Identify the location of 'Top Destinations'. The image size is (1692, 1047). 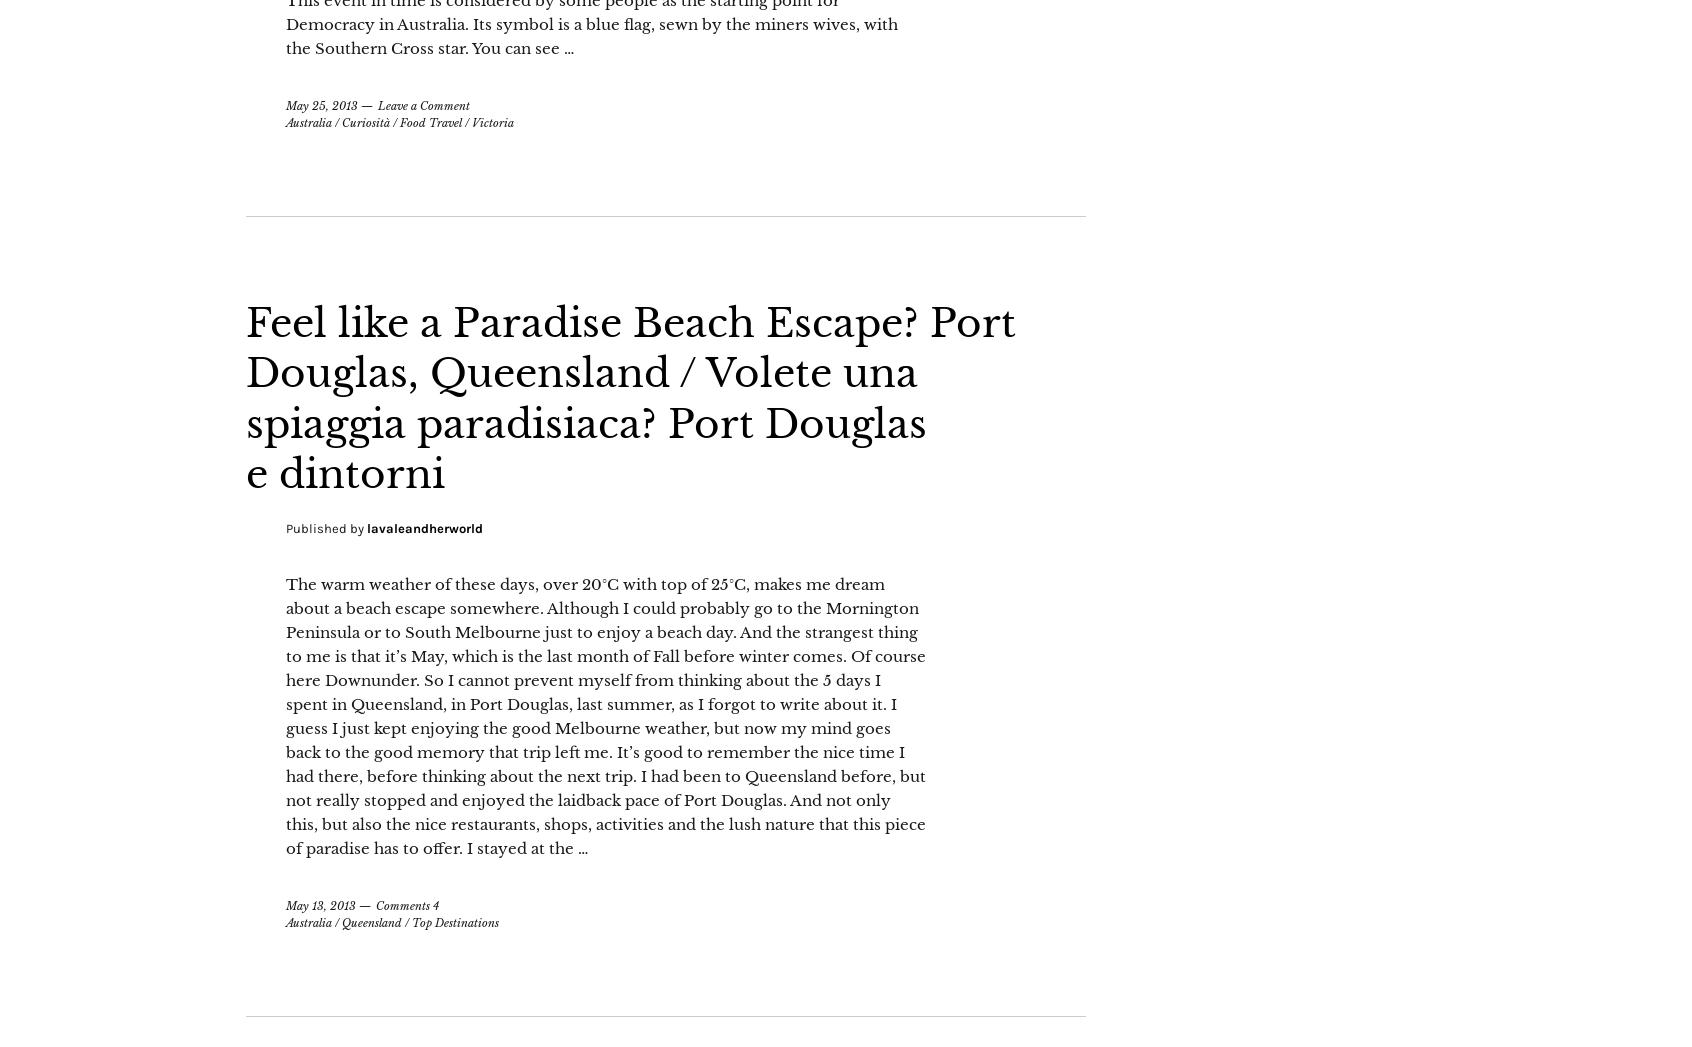
(412, 971).